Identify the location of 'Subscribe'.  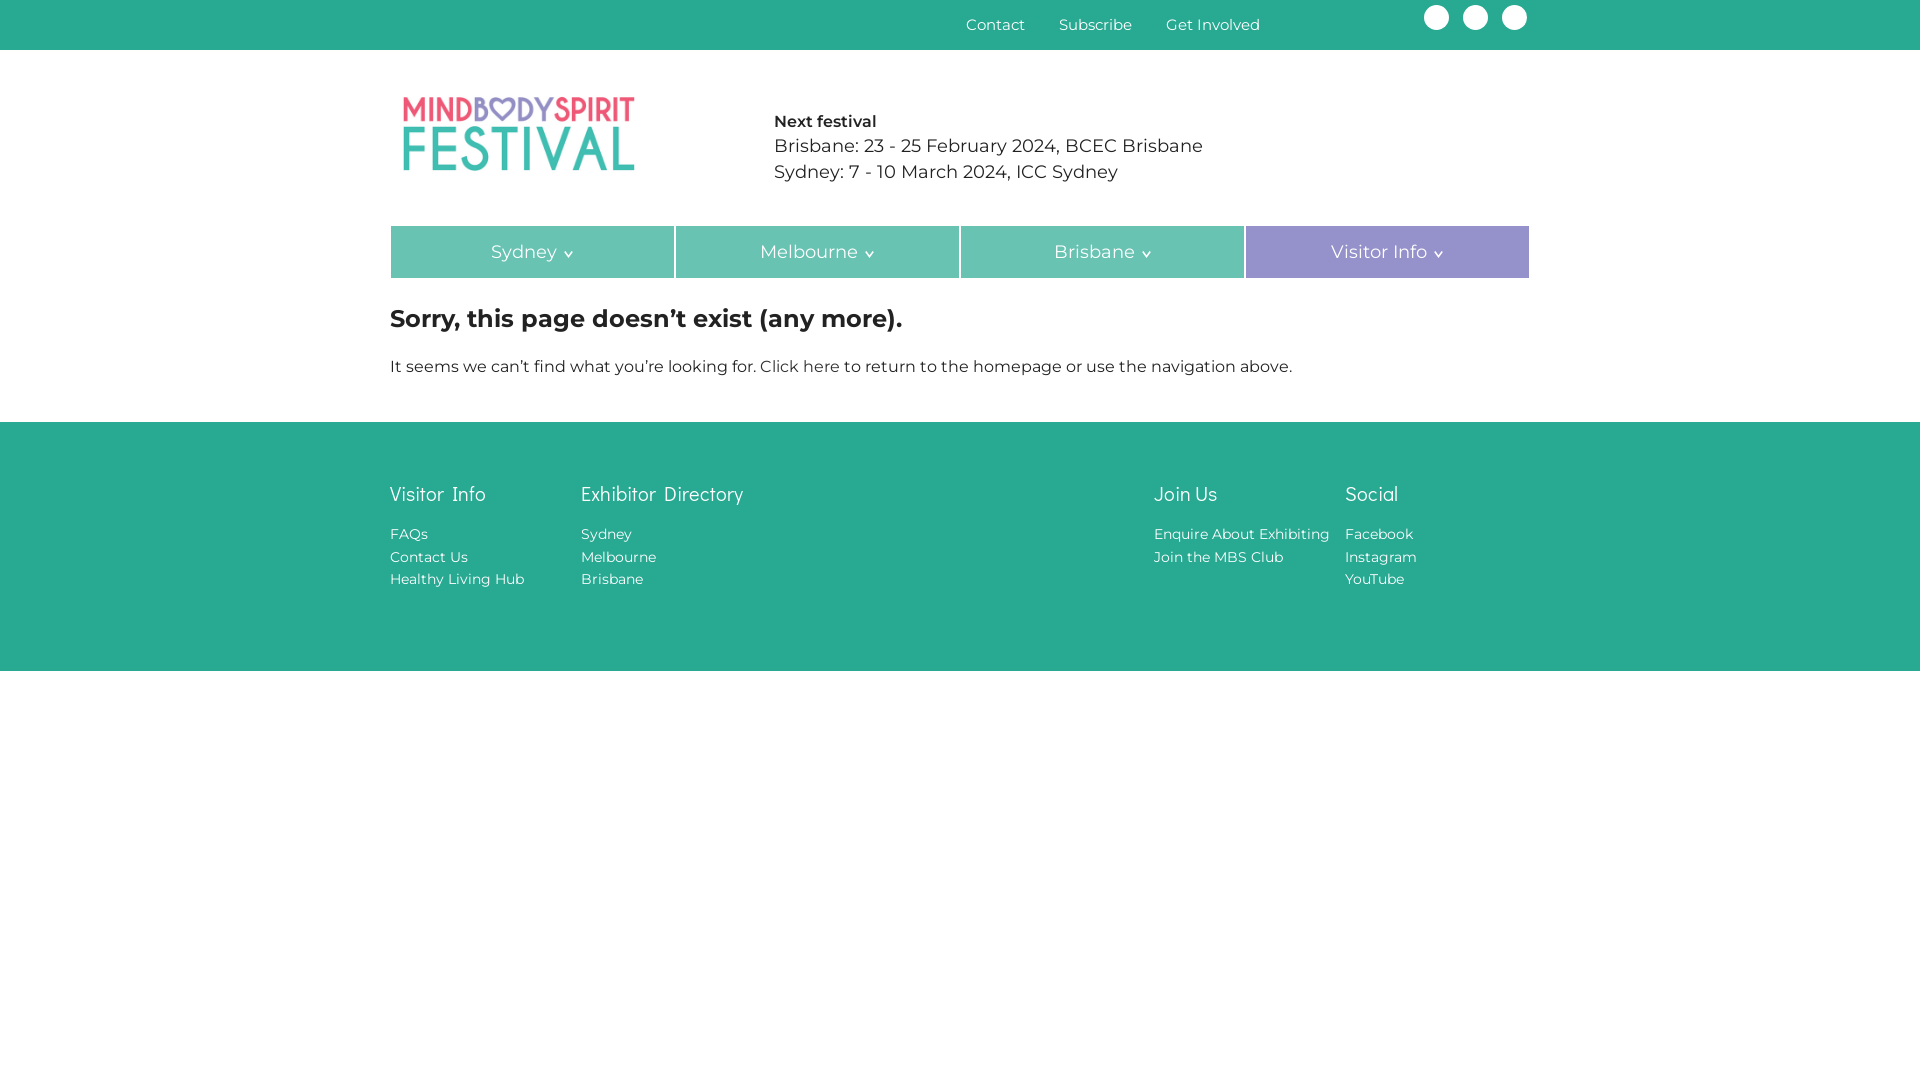
(1094, 24).